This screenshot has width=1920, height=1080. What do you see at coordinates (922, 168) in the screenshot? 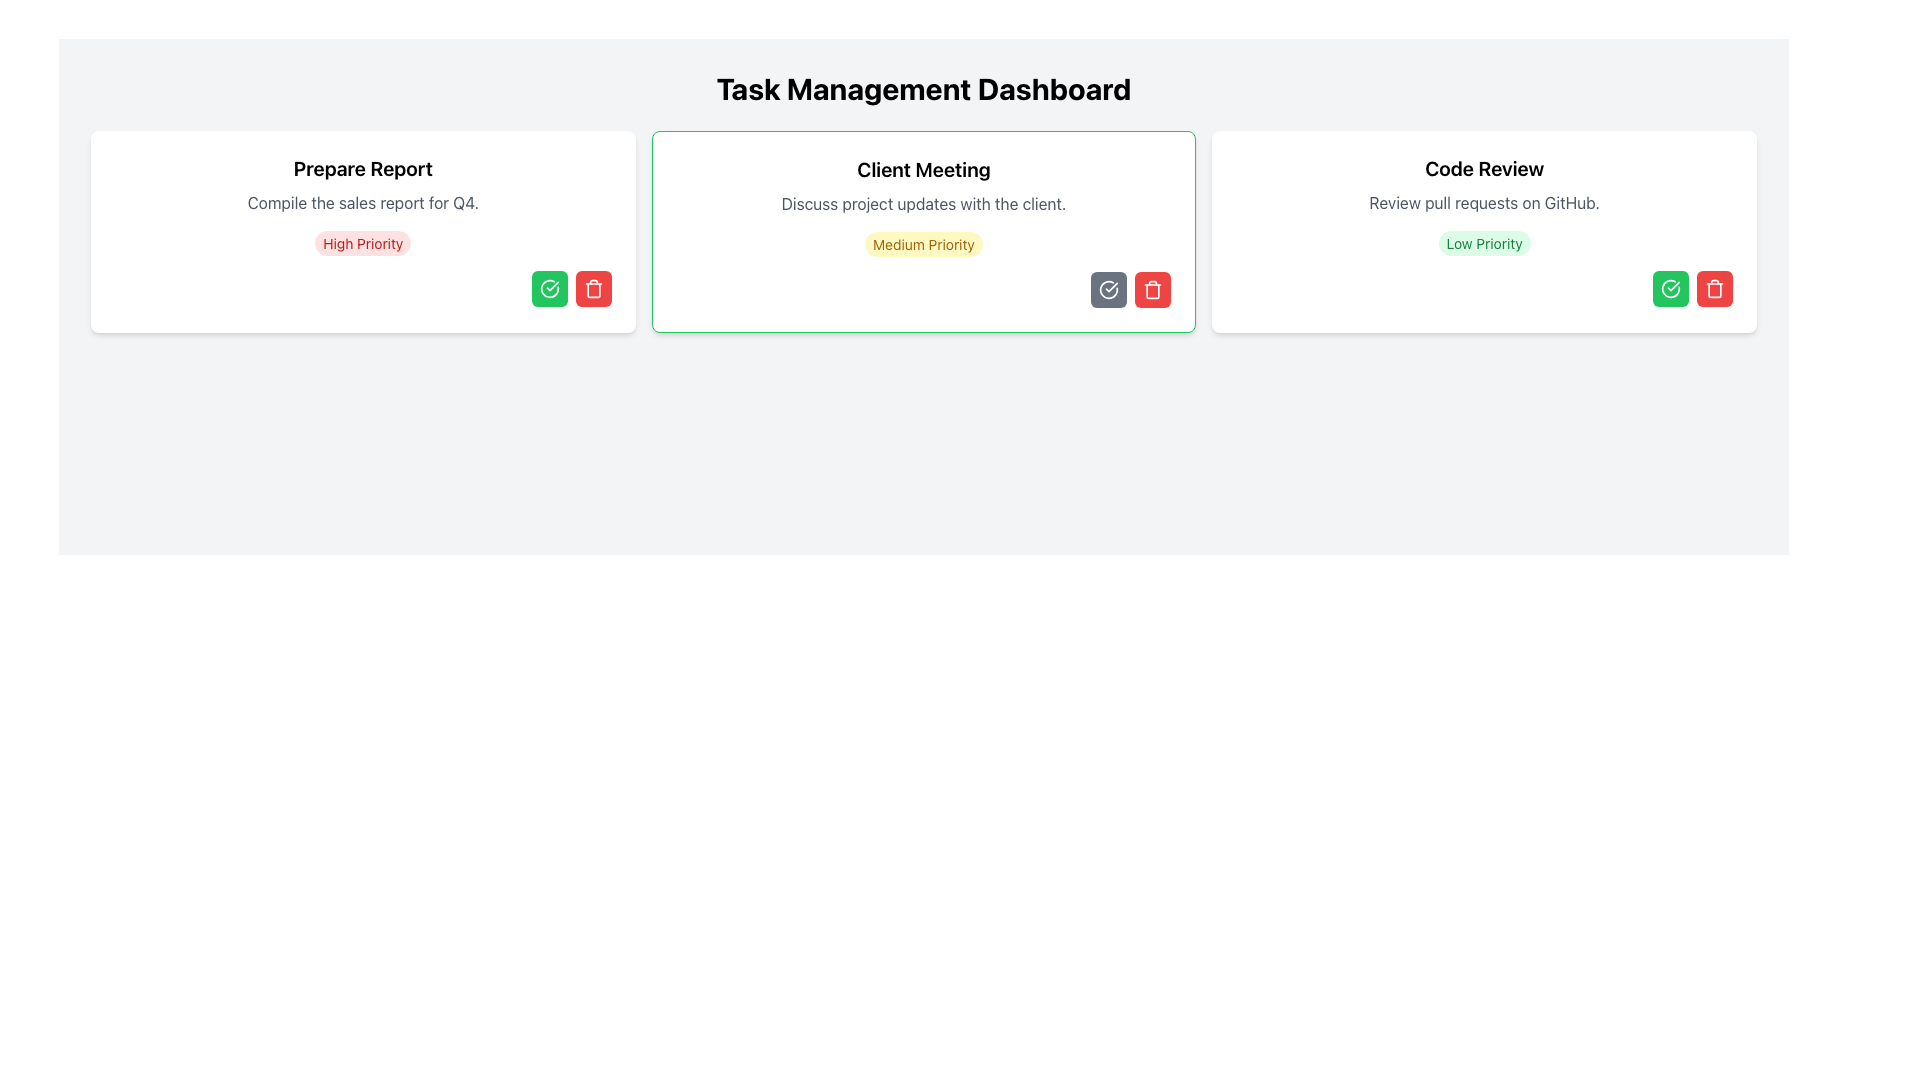
I see `the text label displaying 'Client Meeting', which is at the top of the task card and styled with a bold and larger font` at bounding box center [922, 168].